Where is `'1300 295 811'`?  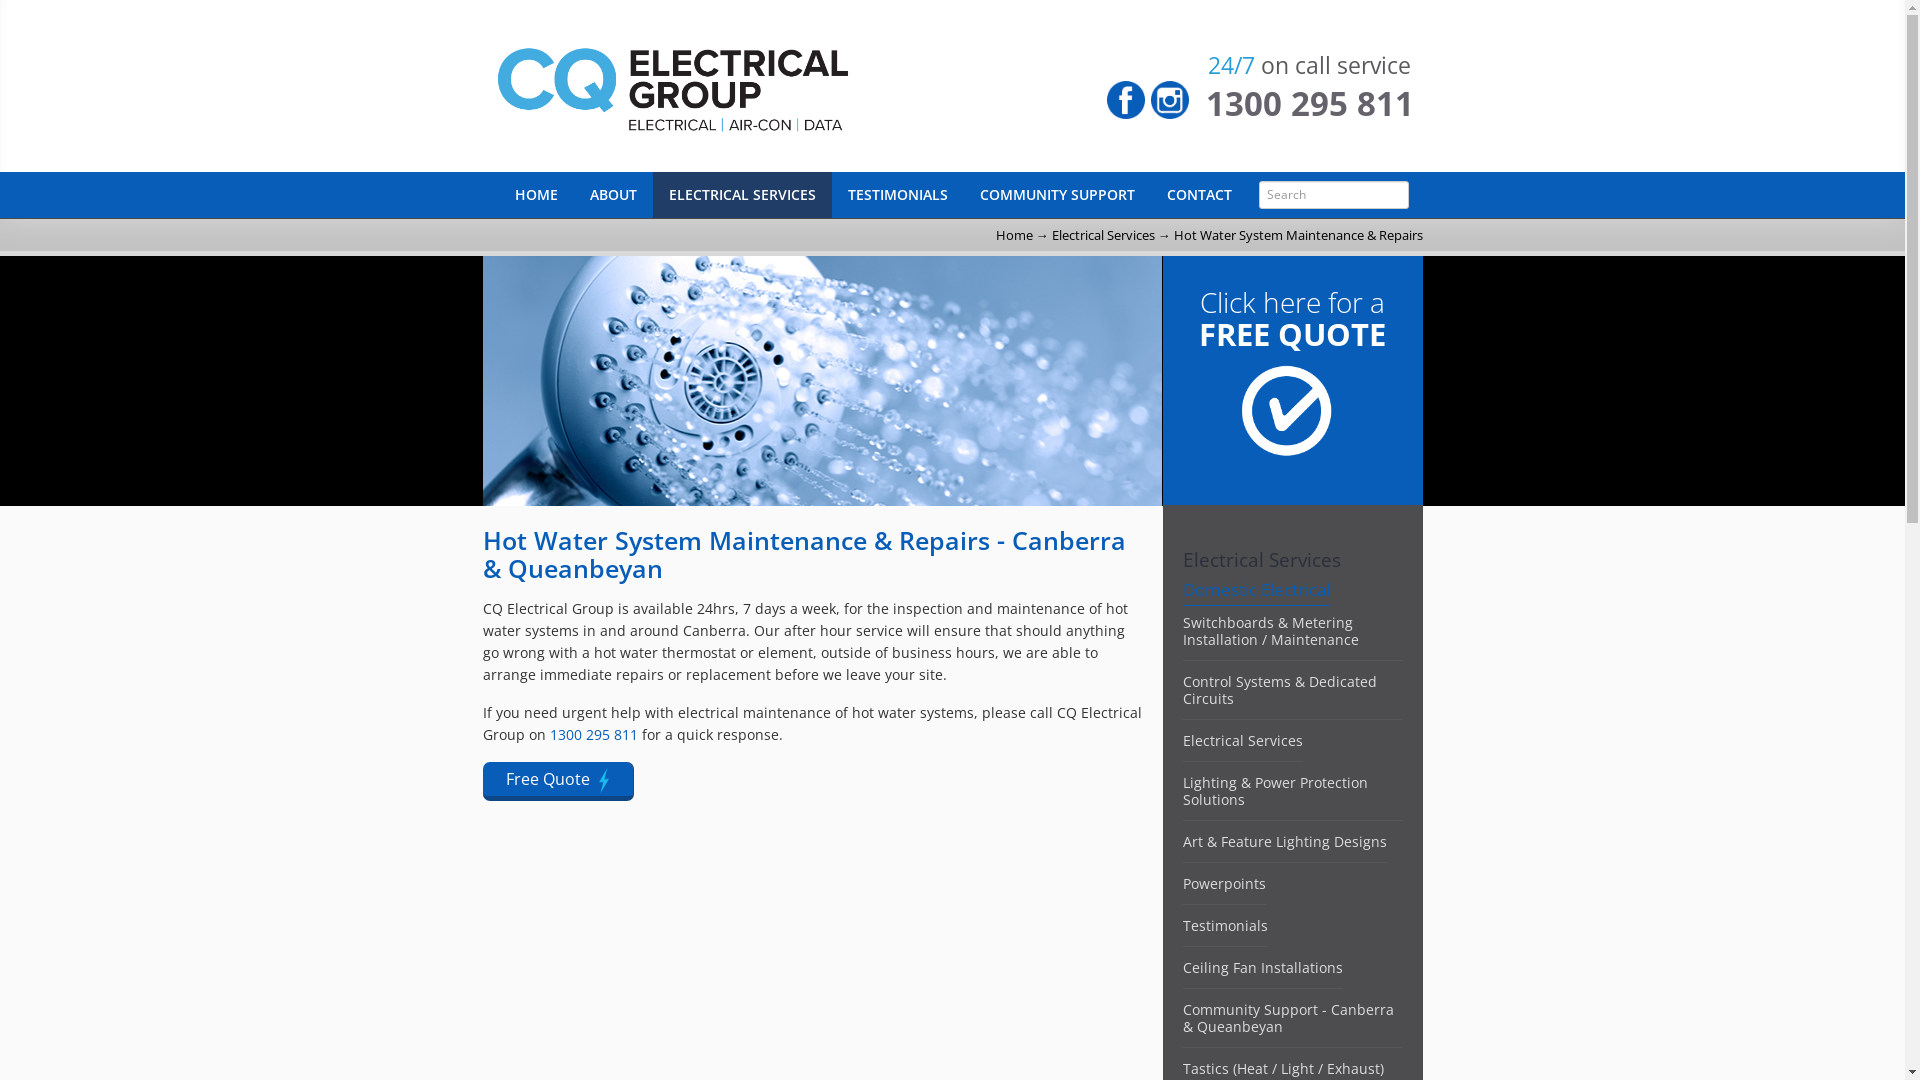
'1300 295 811' is located at coordinates (593, 734).